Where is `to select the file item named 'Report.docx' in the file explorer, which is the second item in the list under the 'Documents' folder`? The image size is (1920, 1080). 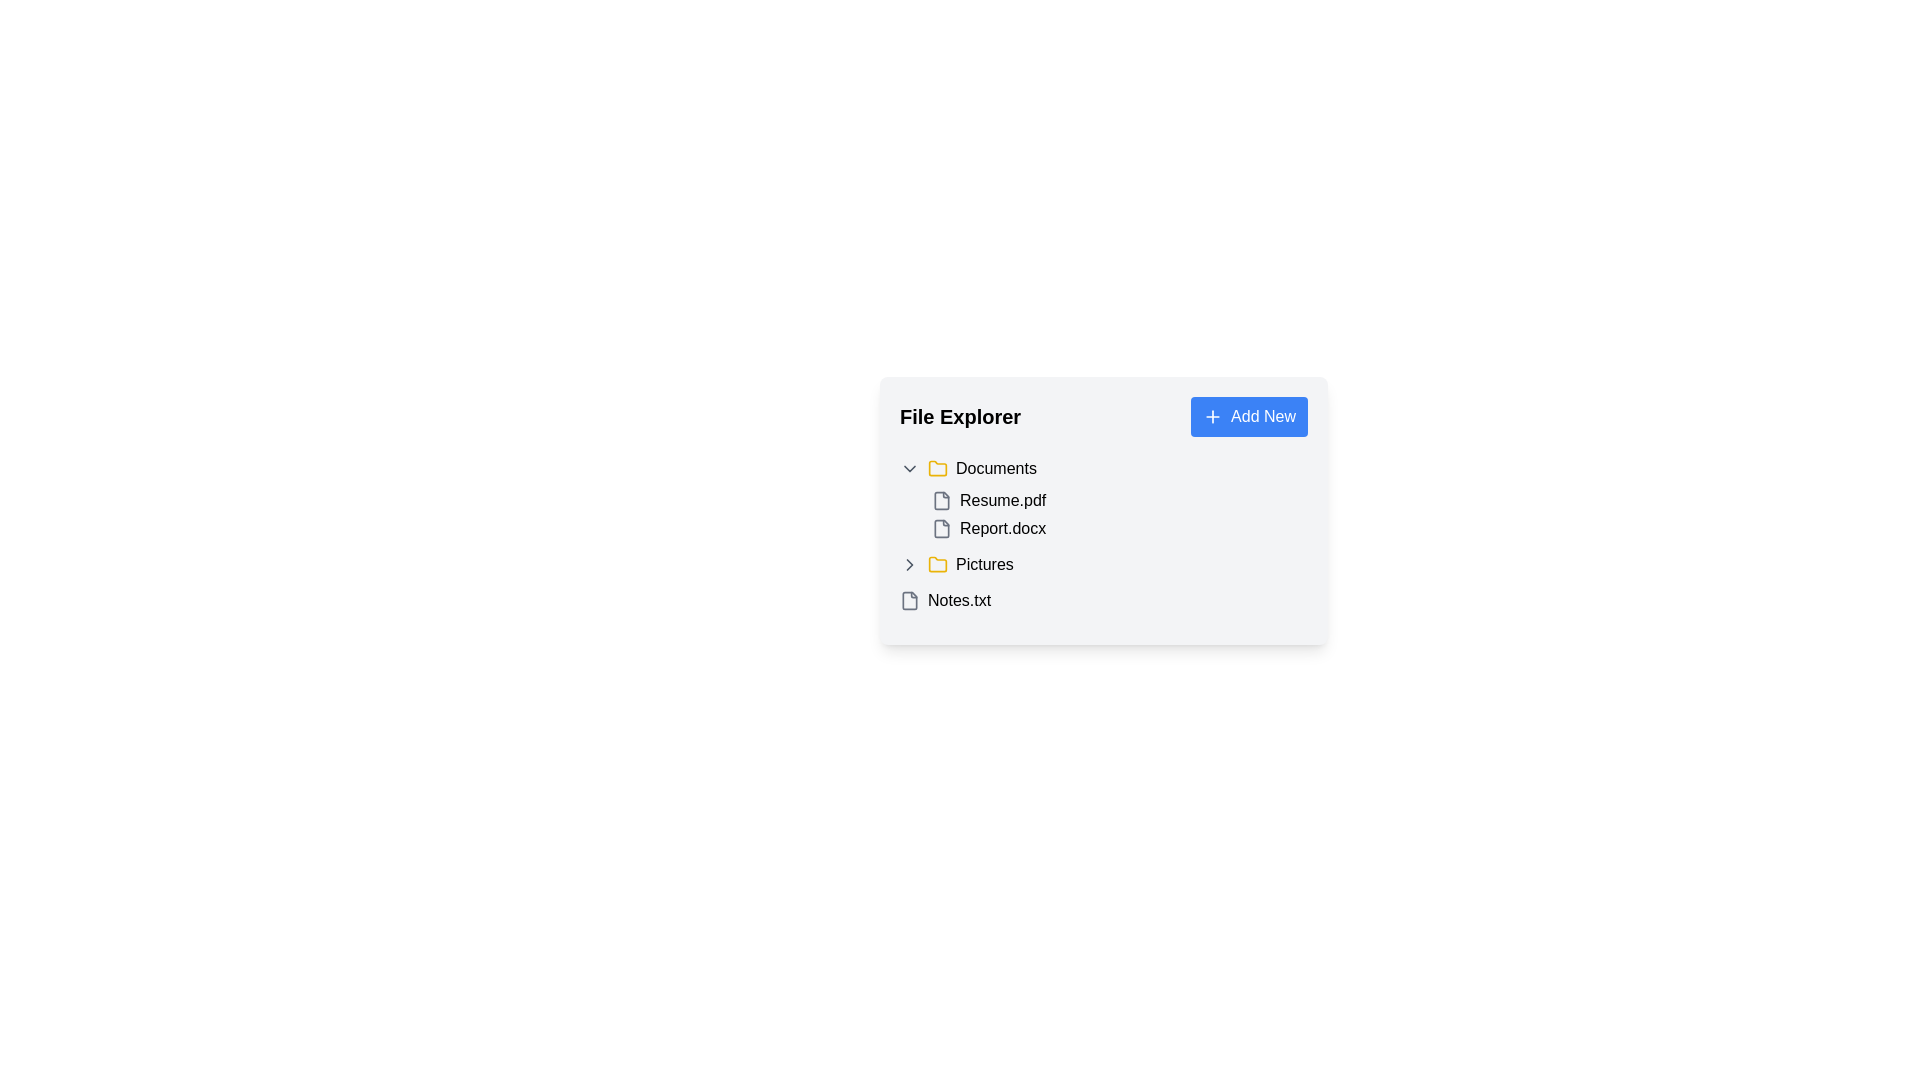 to select the file item named 'Report.docx' in the file explorer, which is the second item in the list under the 'Documents' folder is located at coordinates (1118, 527).